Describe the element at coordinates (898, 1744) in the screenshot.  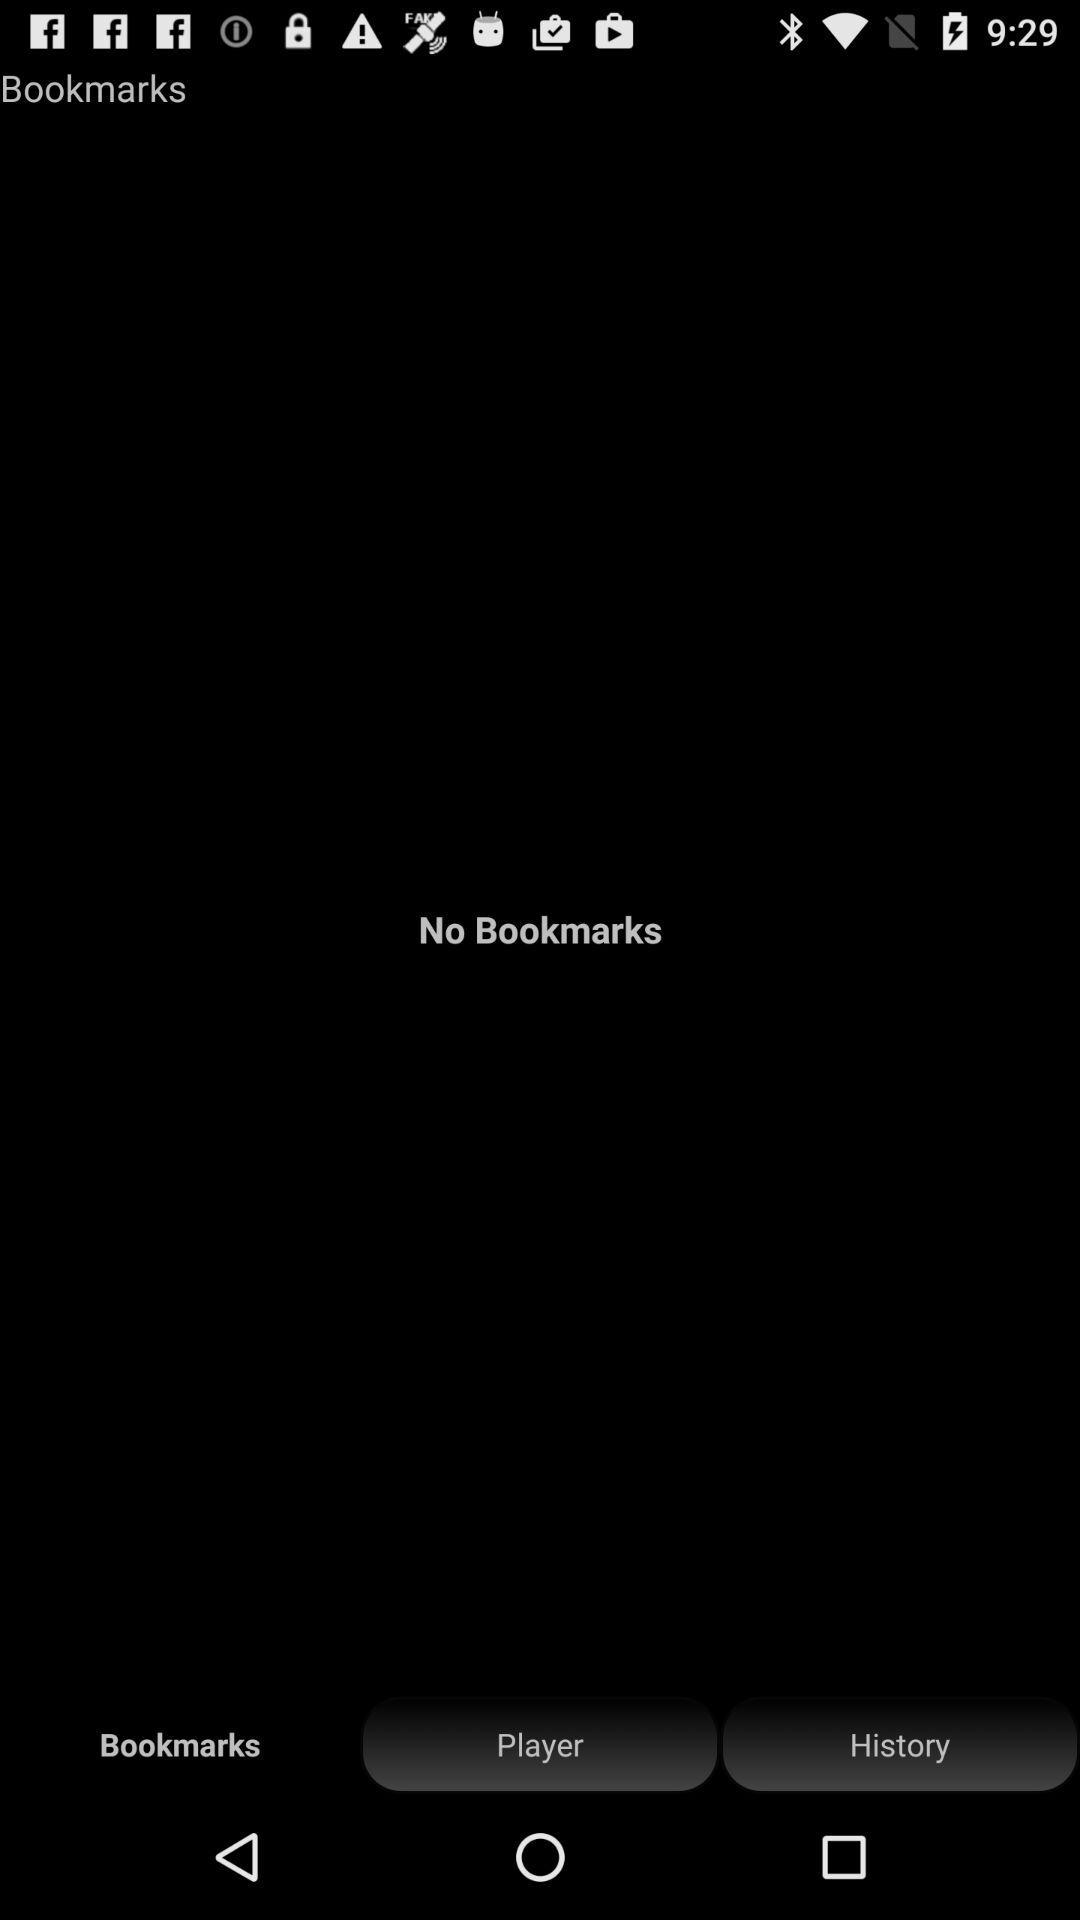
I see `the history at the bottom right corner` at that location.